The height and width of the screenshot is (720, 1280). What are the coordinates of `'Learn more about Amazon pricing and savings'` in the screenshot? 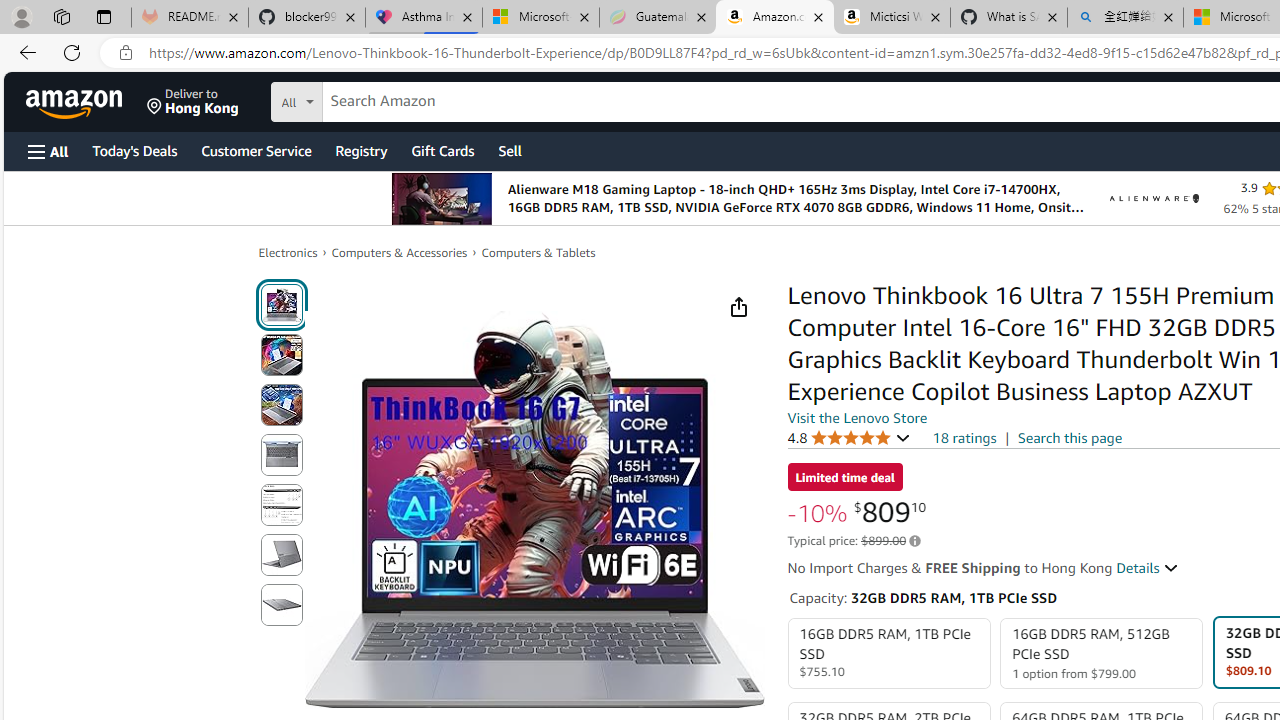 It's located at (914, 541).